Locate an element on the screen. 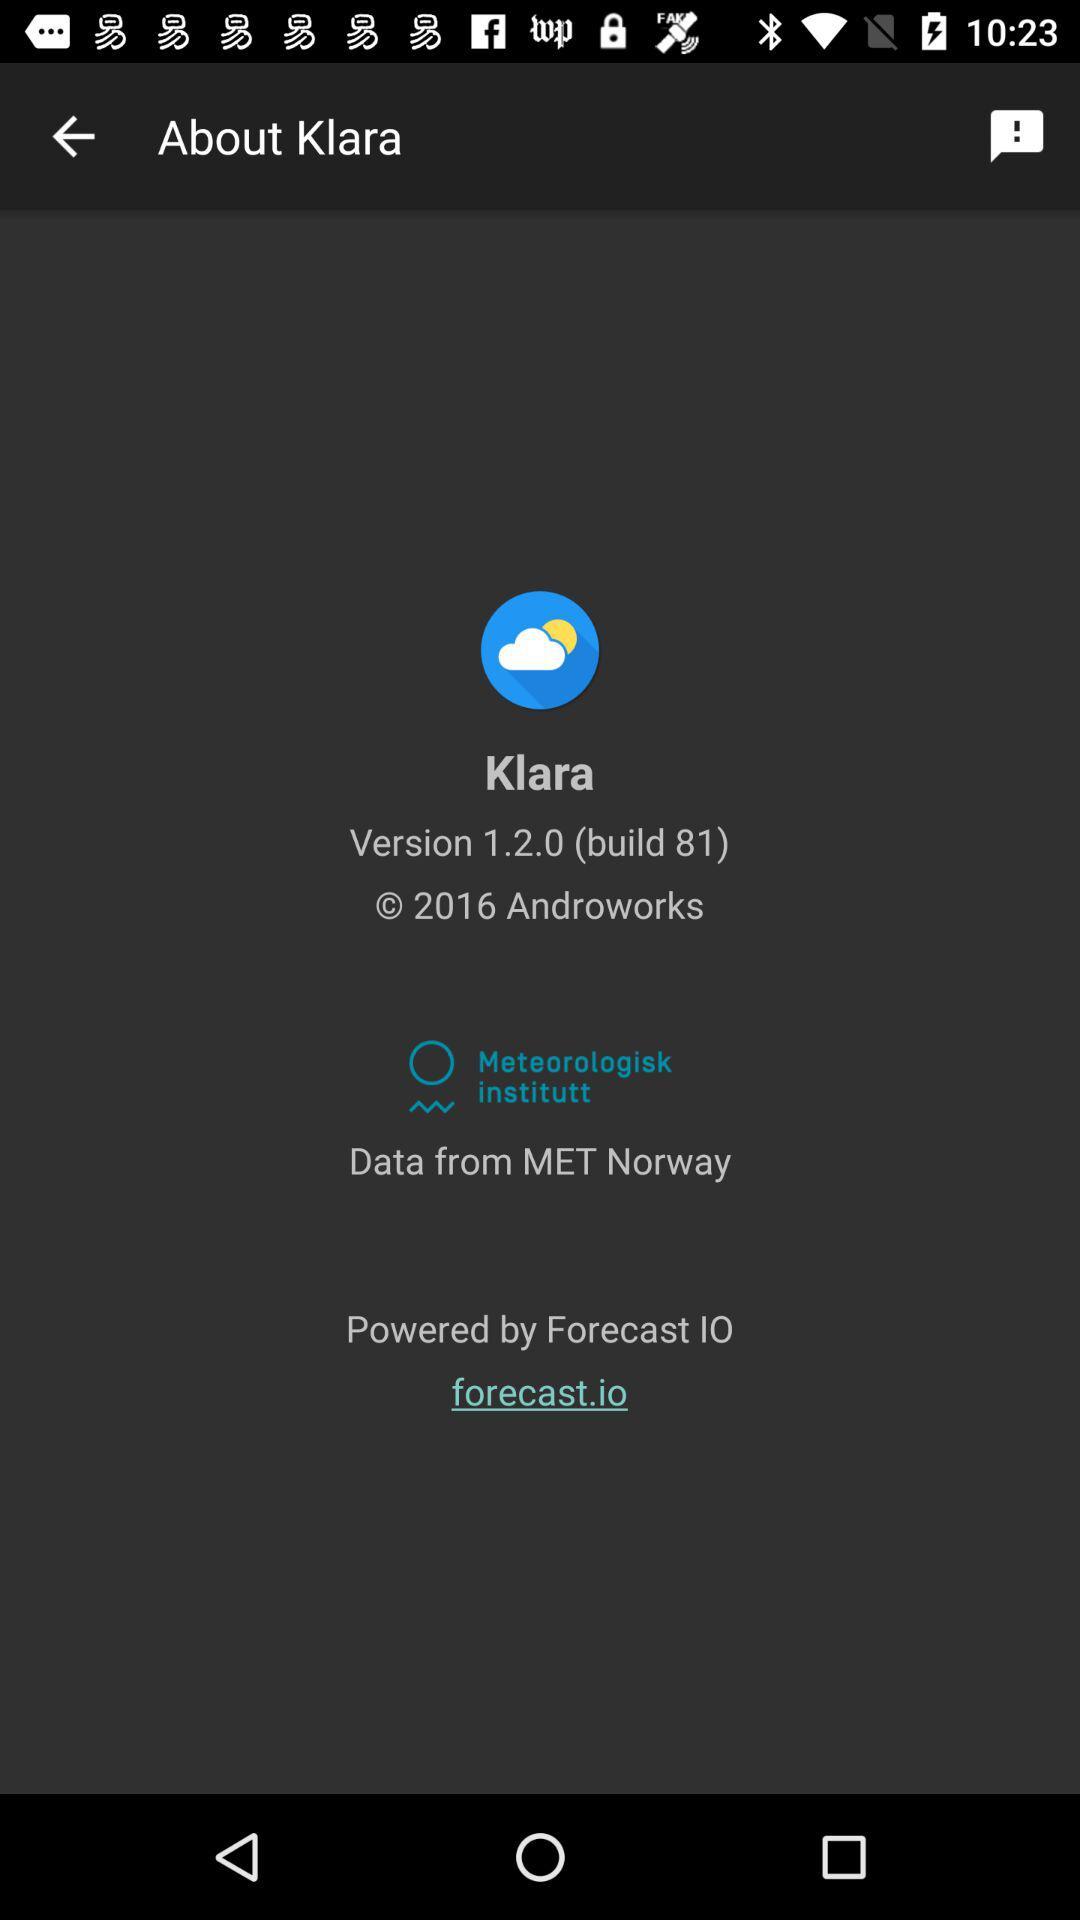 This screenshot has height=1920, width=1080. go back is located at coordinates (72, 135).